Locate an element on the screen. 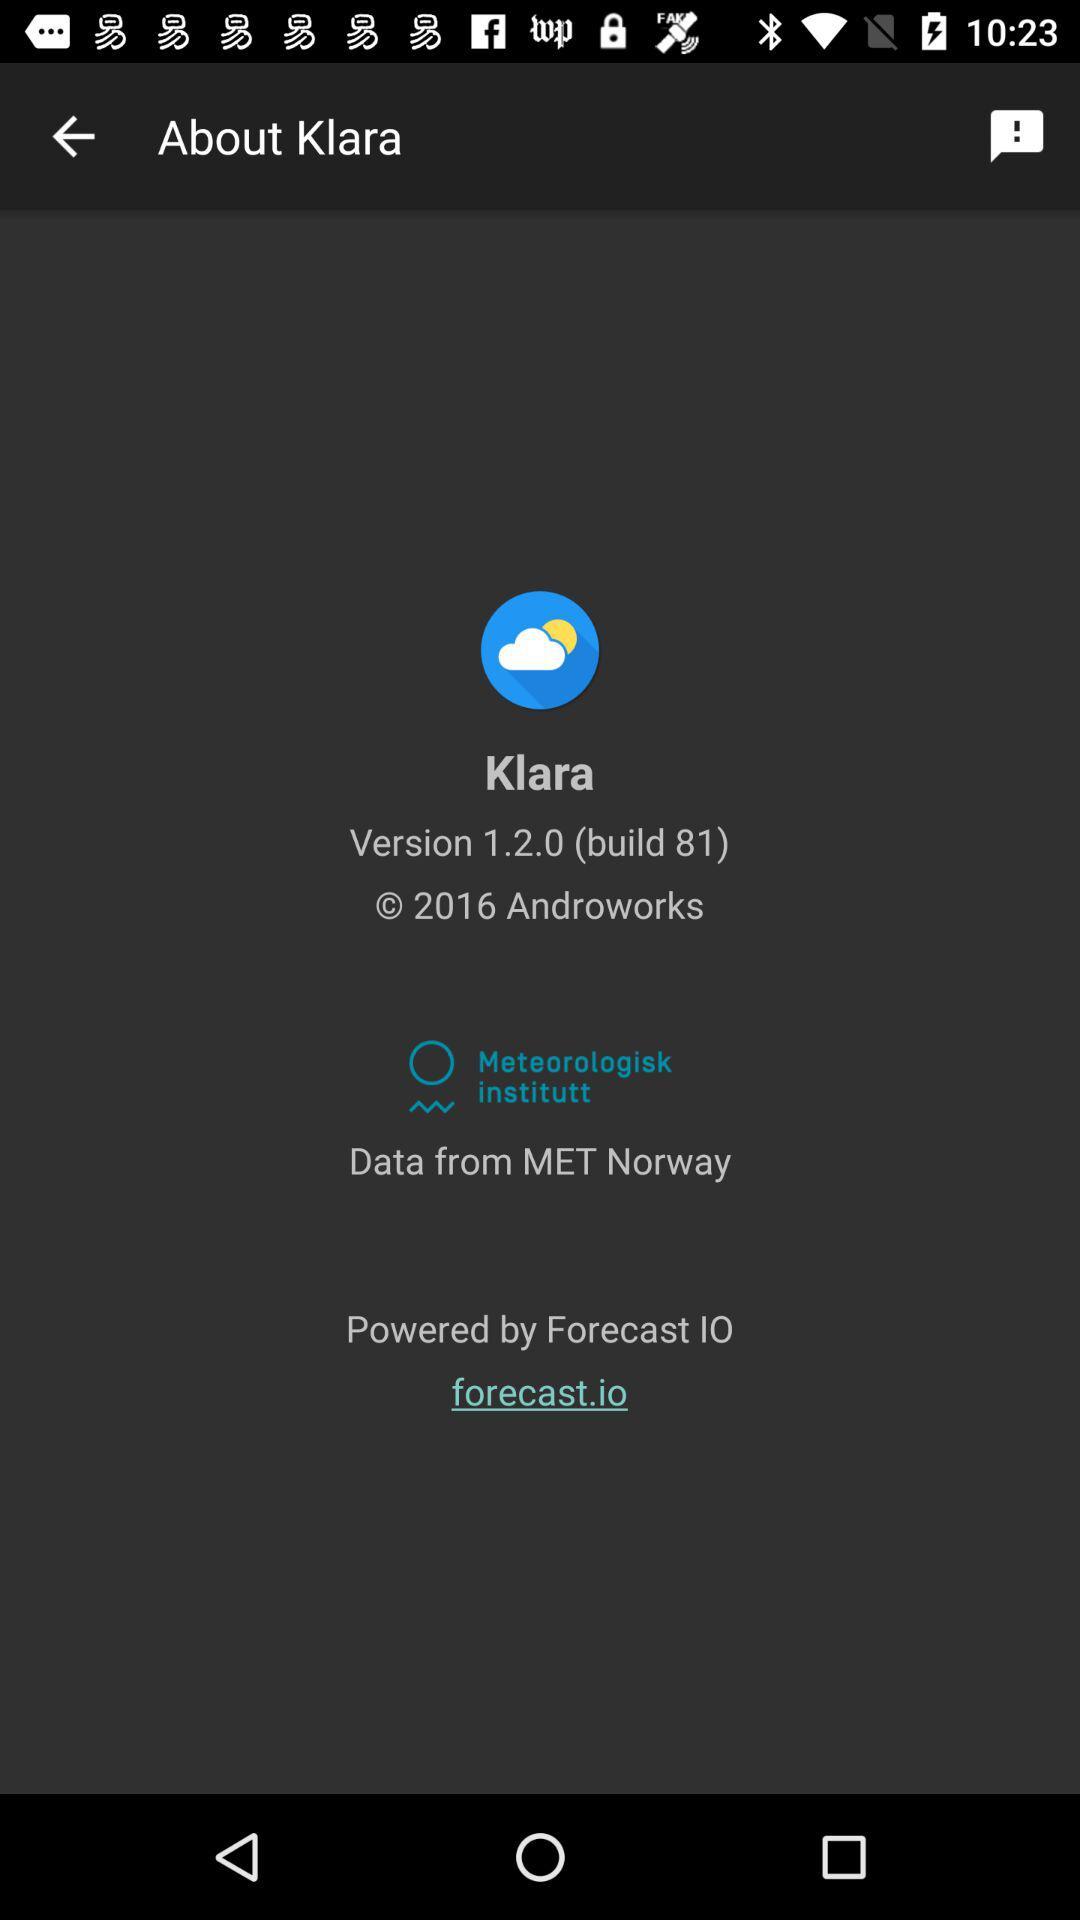 This screenshot has height=1920, width=1080. go back is located at coordinates (72, 135).